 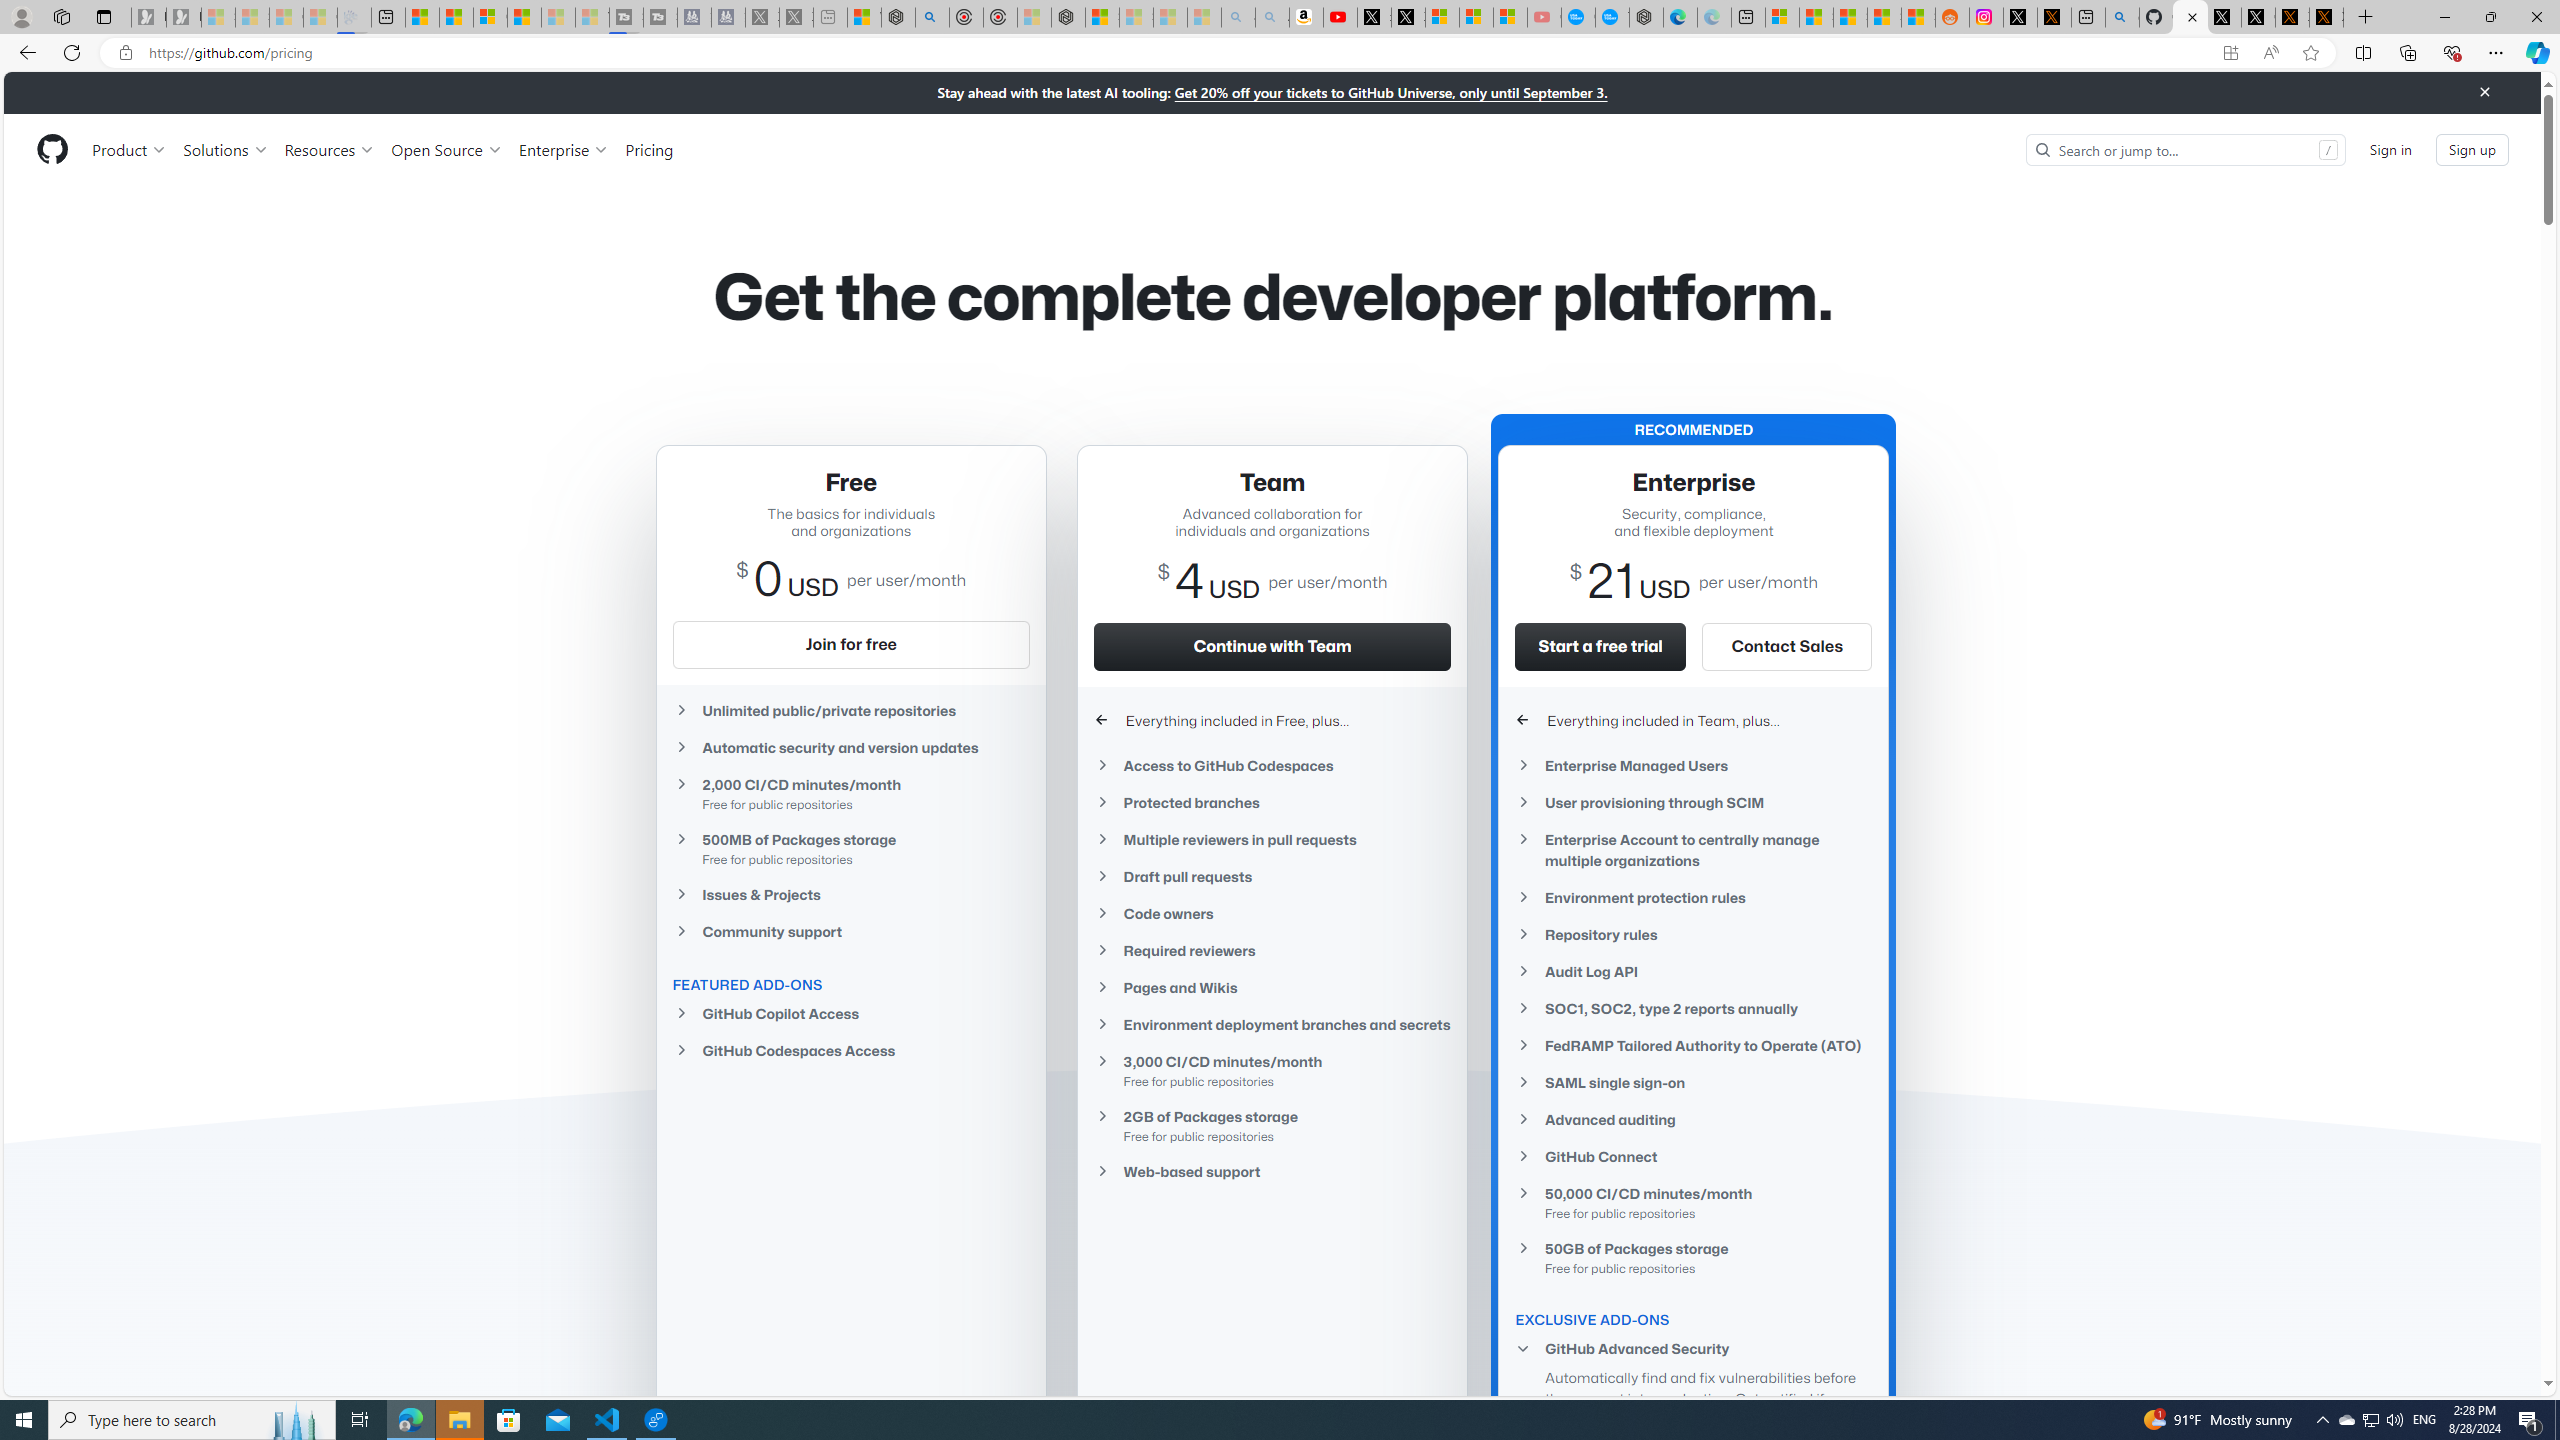 I want to click on 'GitHub Codespaces Access', so click(x=848, y=1049).